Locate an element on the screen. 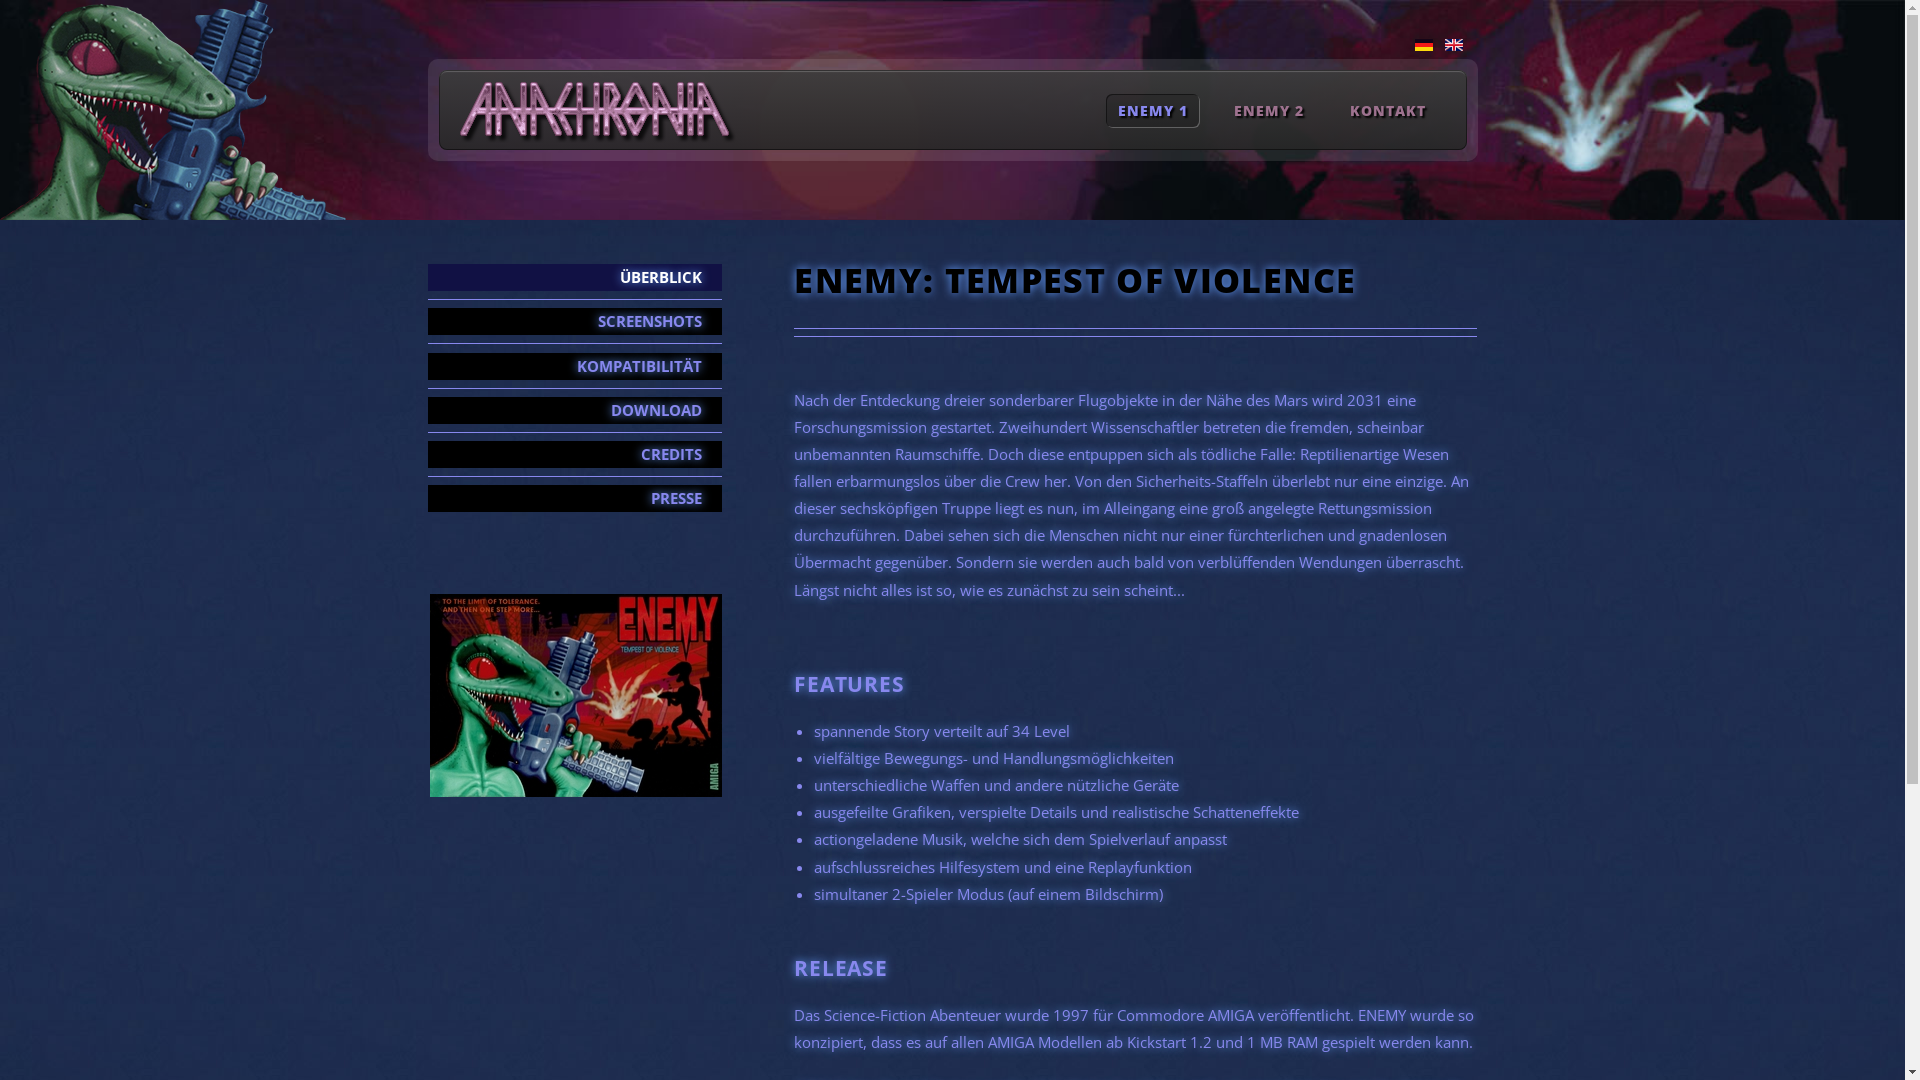 This screenshot has height=1080, width=1920. 'ENEMY 2' is located at coordinates (1268, 110).